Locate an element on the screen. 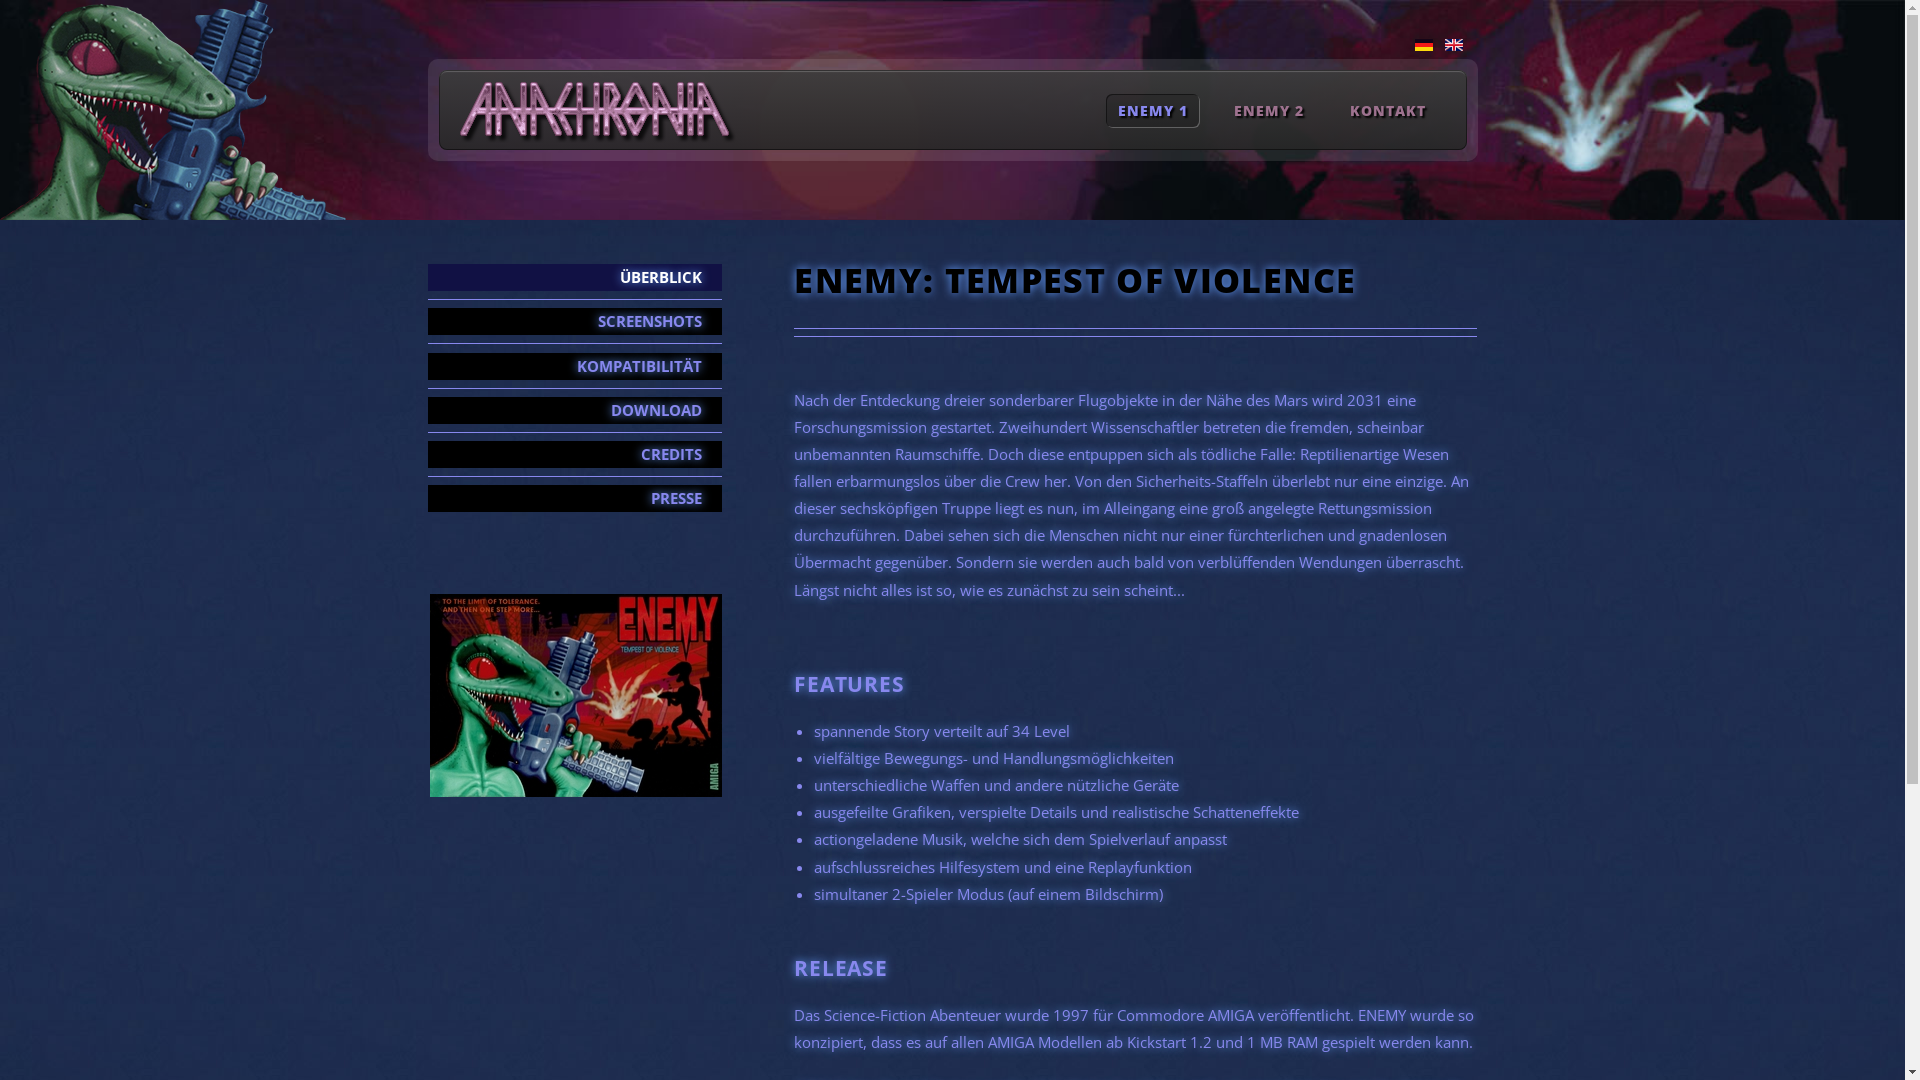 This screenshot has height=1080, width=1920. 'ENEMY 2' is located at coordinates (1268, 110).